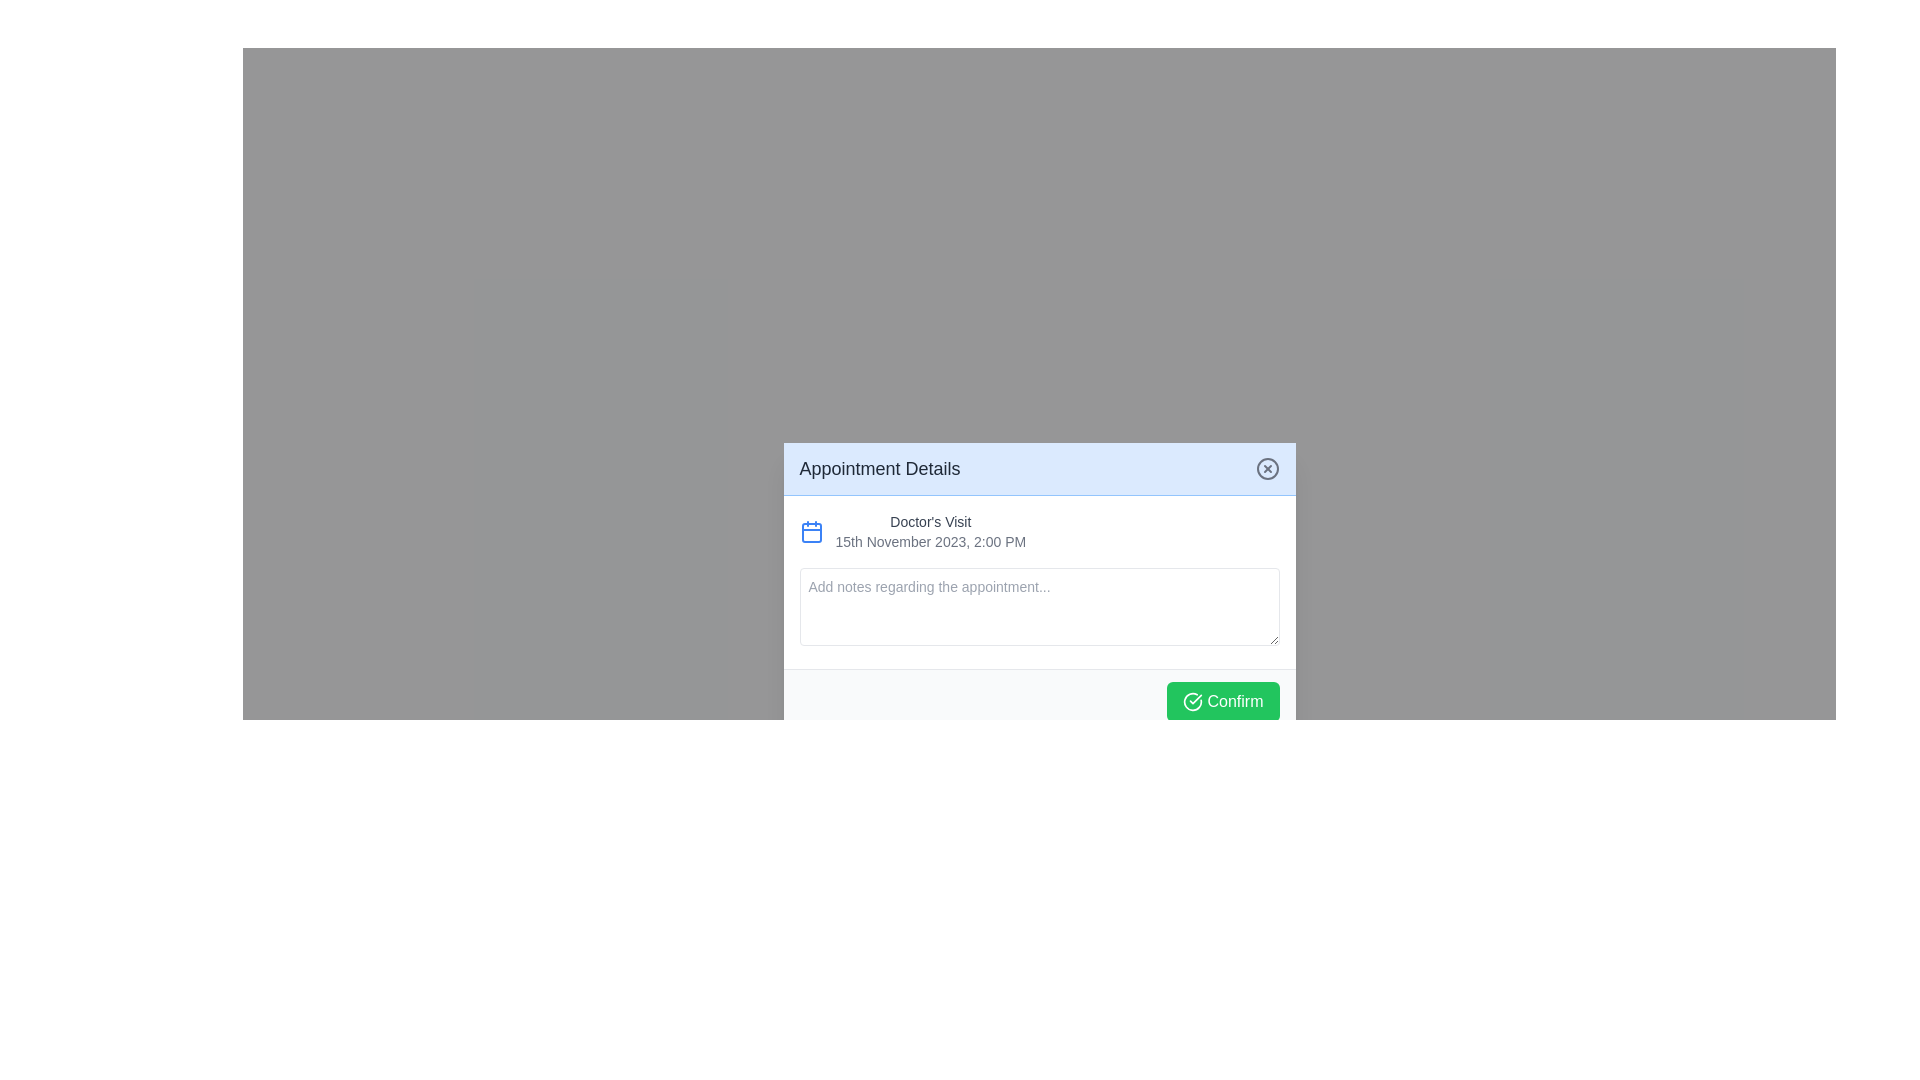 The height and width of the screenshot is (1080, 1920). What do you see at coordinates (1266, 468) in the screenshot?
I see `the circular outline SVG graphic element located in the upper-right corner of the modal dialog box` at bounding box center [1266, 468].